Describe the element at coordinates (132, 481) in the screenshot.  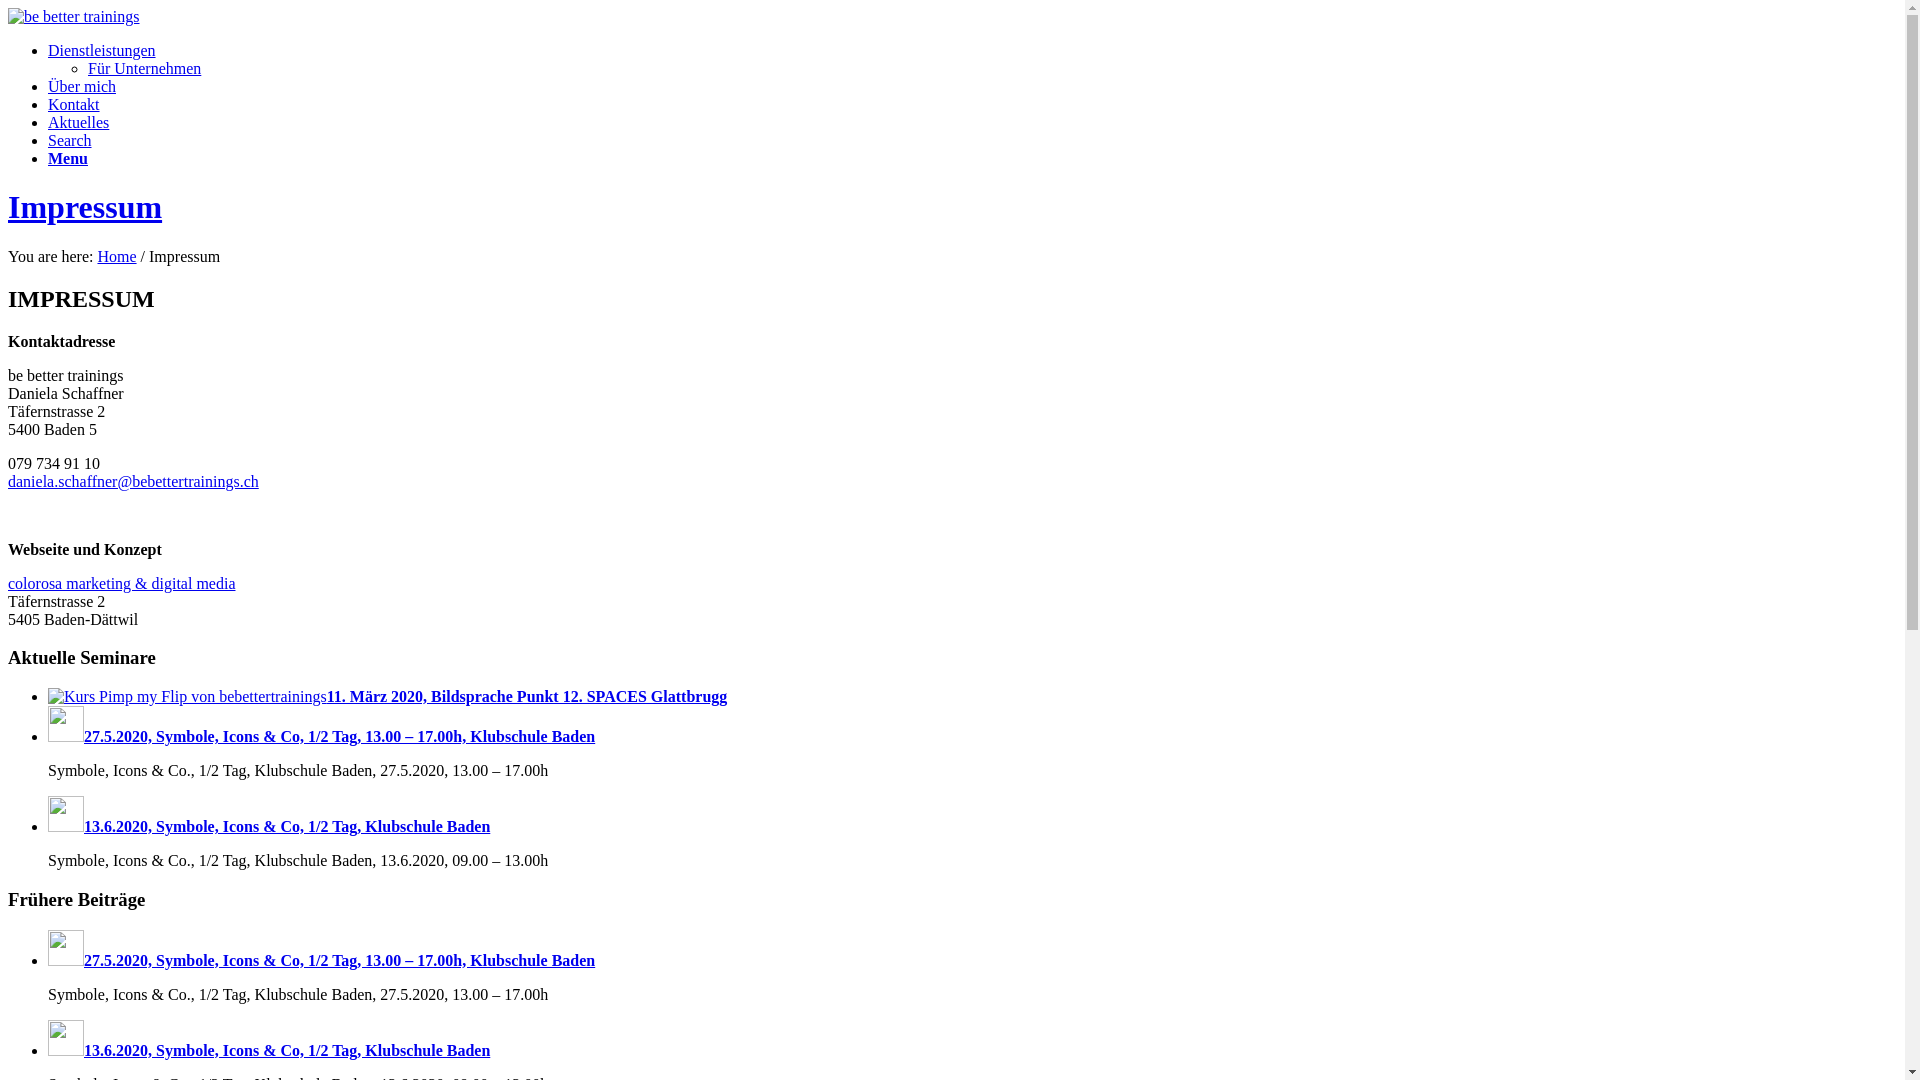
I see `'daniela.schaffner@bebettertrainings.ch'` at that location.